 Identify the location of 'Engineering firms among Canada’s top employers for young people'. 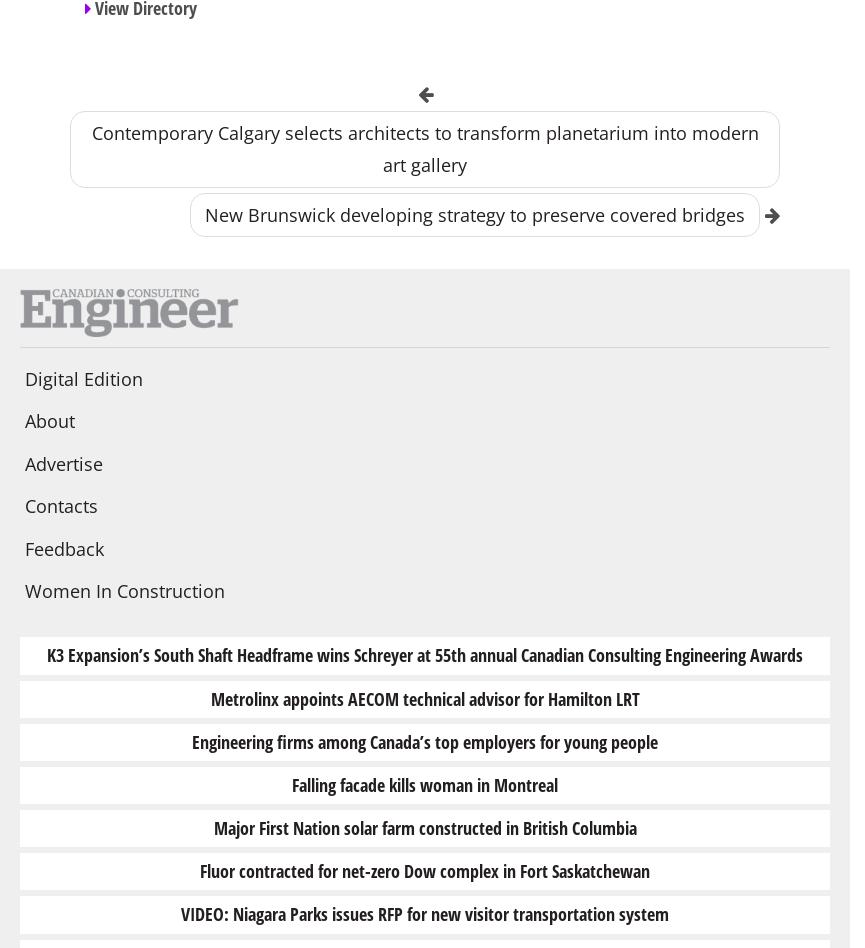
(424, 740).